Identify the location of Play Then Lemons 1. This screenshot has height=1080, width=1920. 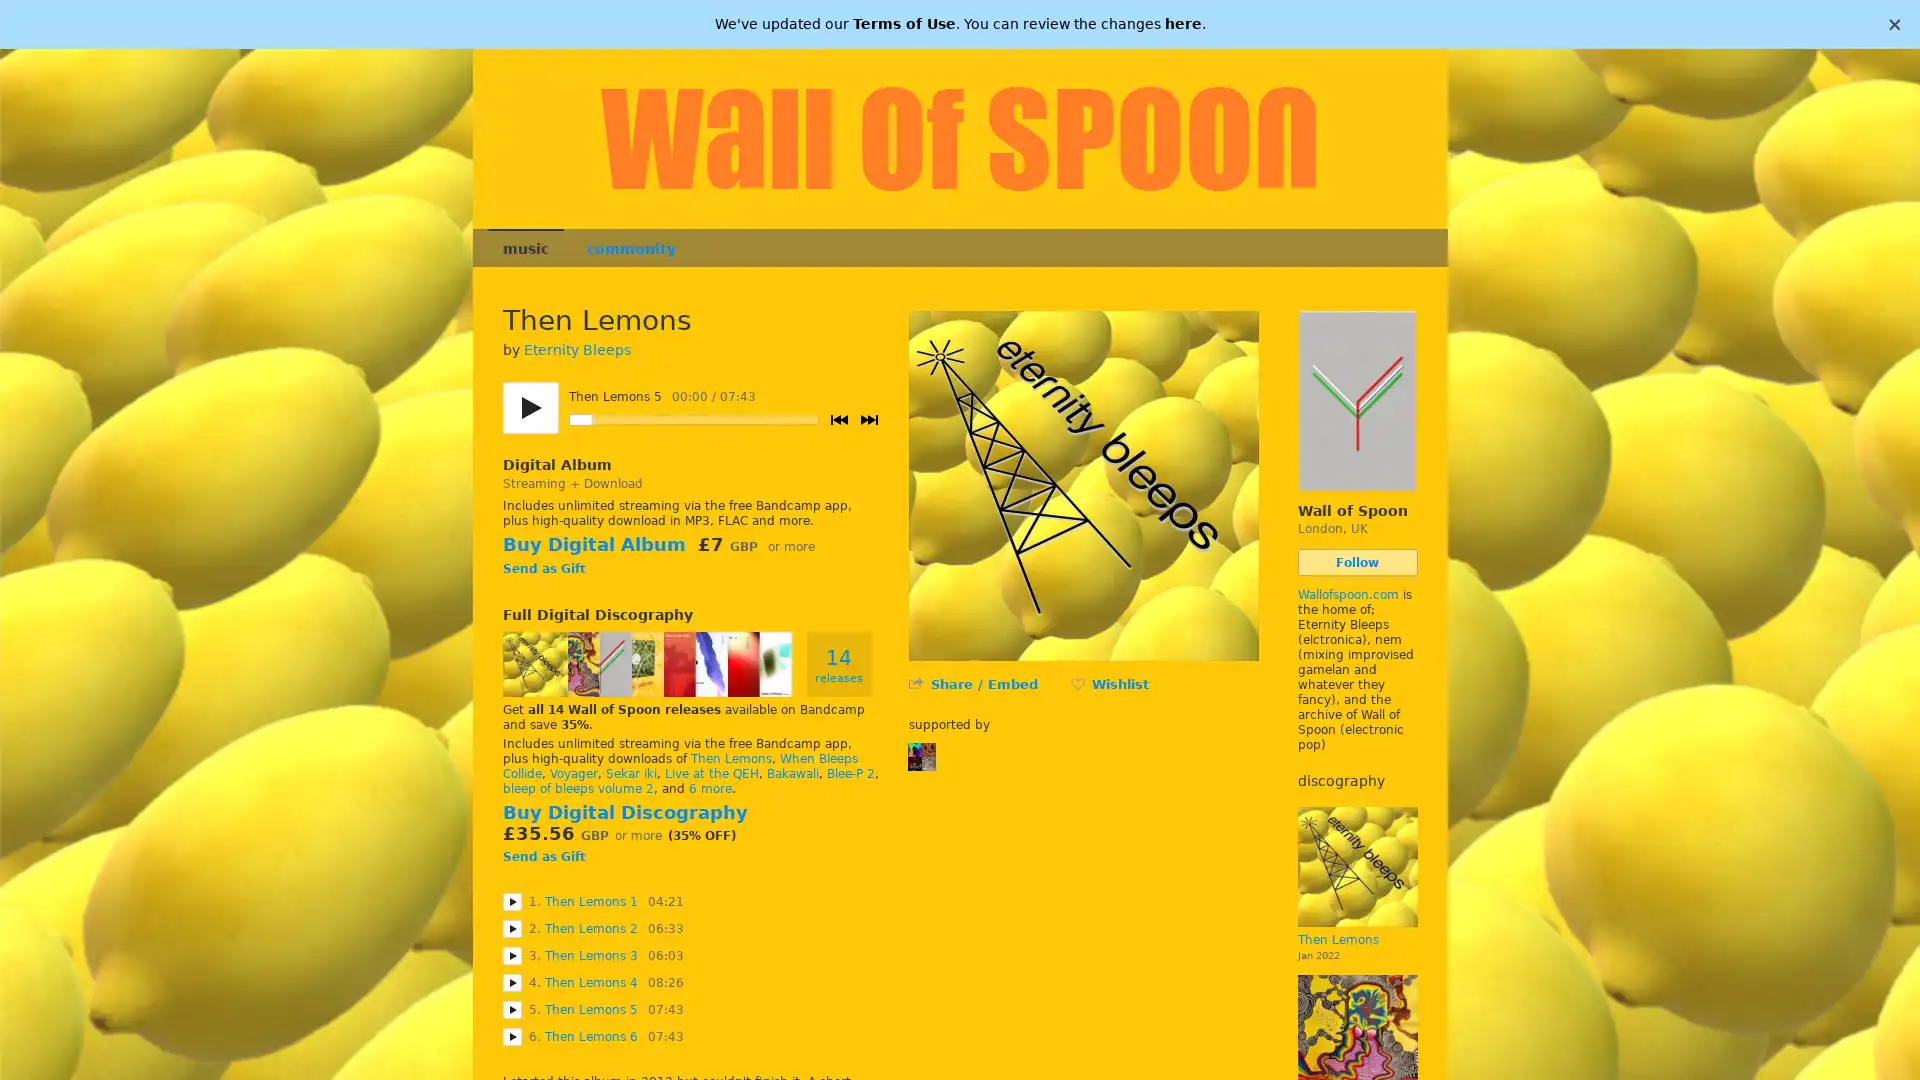
(511, 901).